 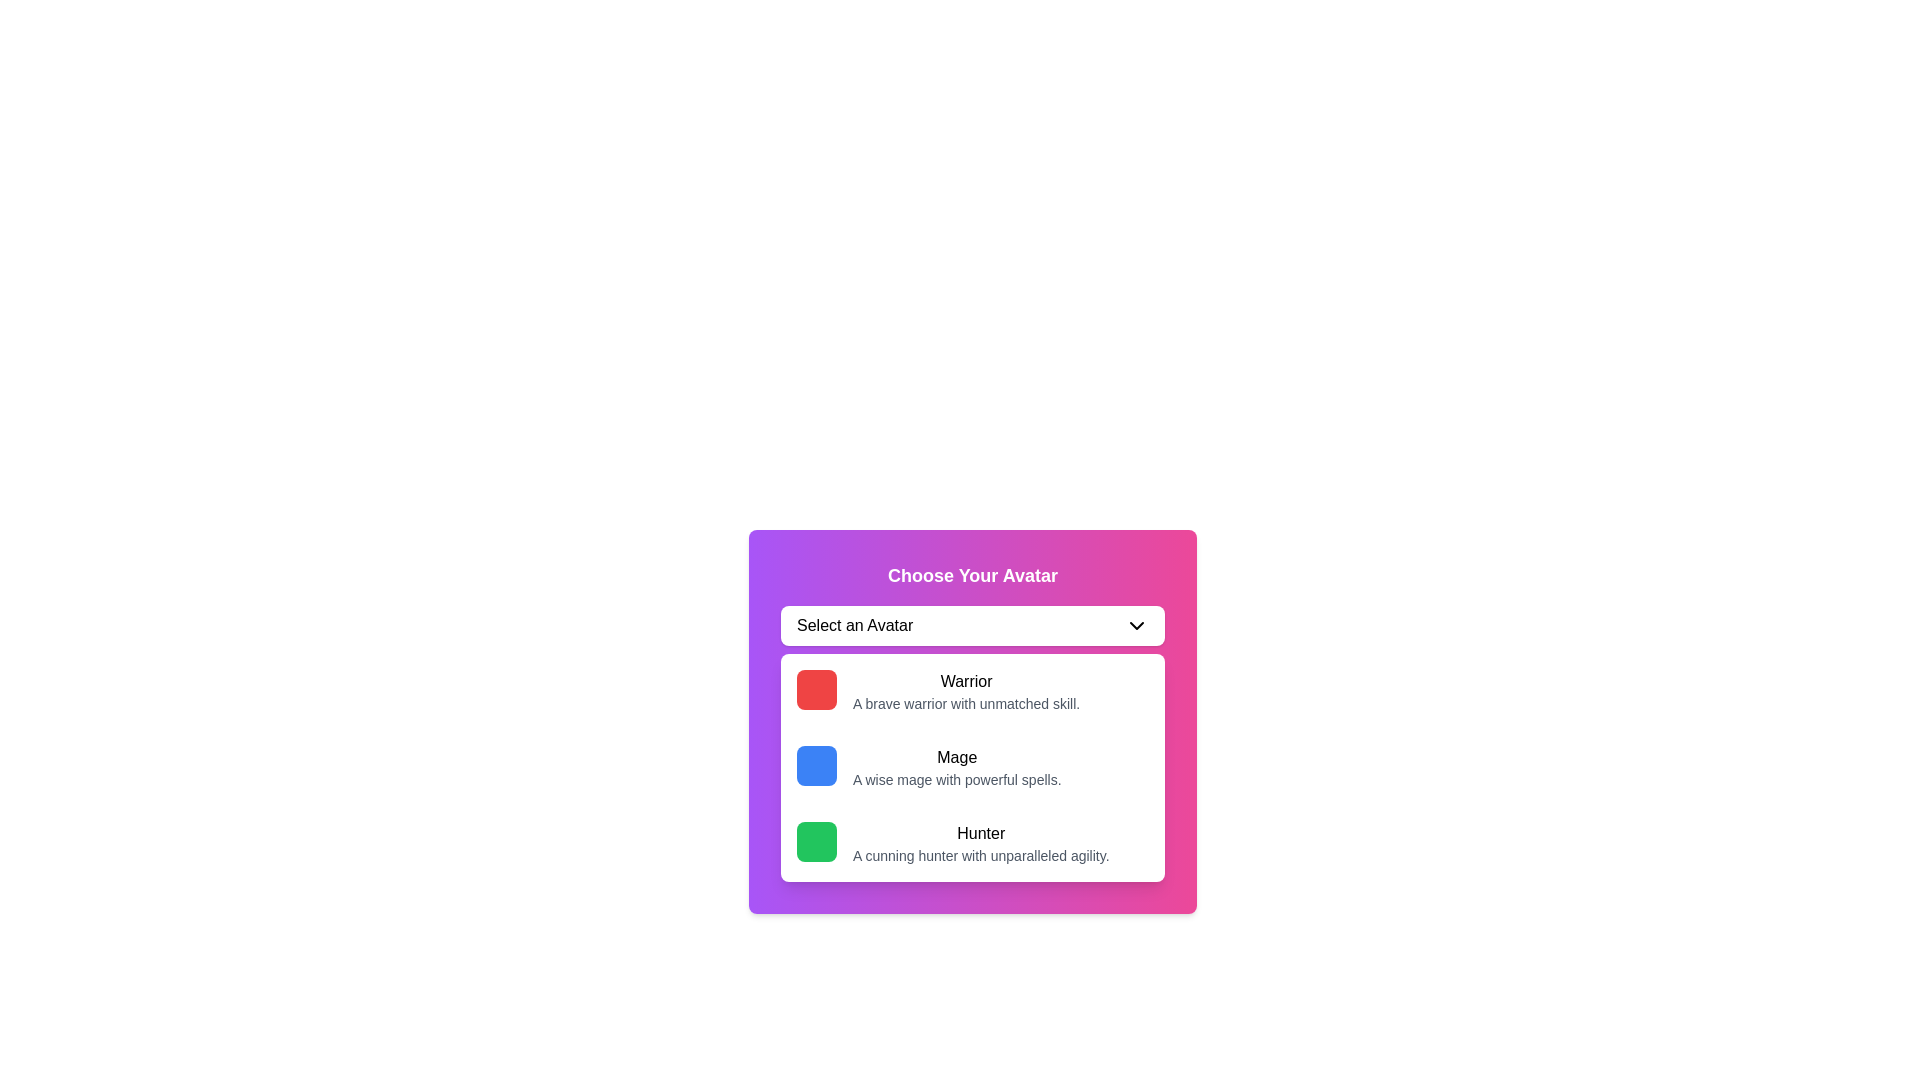 I want to click on the 'Mage' dropdown item, which is the second selectable option in the 'Choose Your Avatar' section, so click(x=973, y=744).